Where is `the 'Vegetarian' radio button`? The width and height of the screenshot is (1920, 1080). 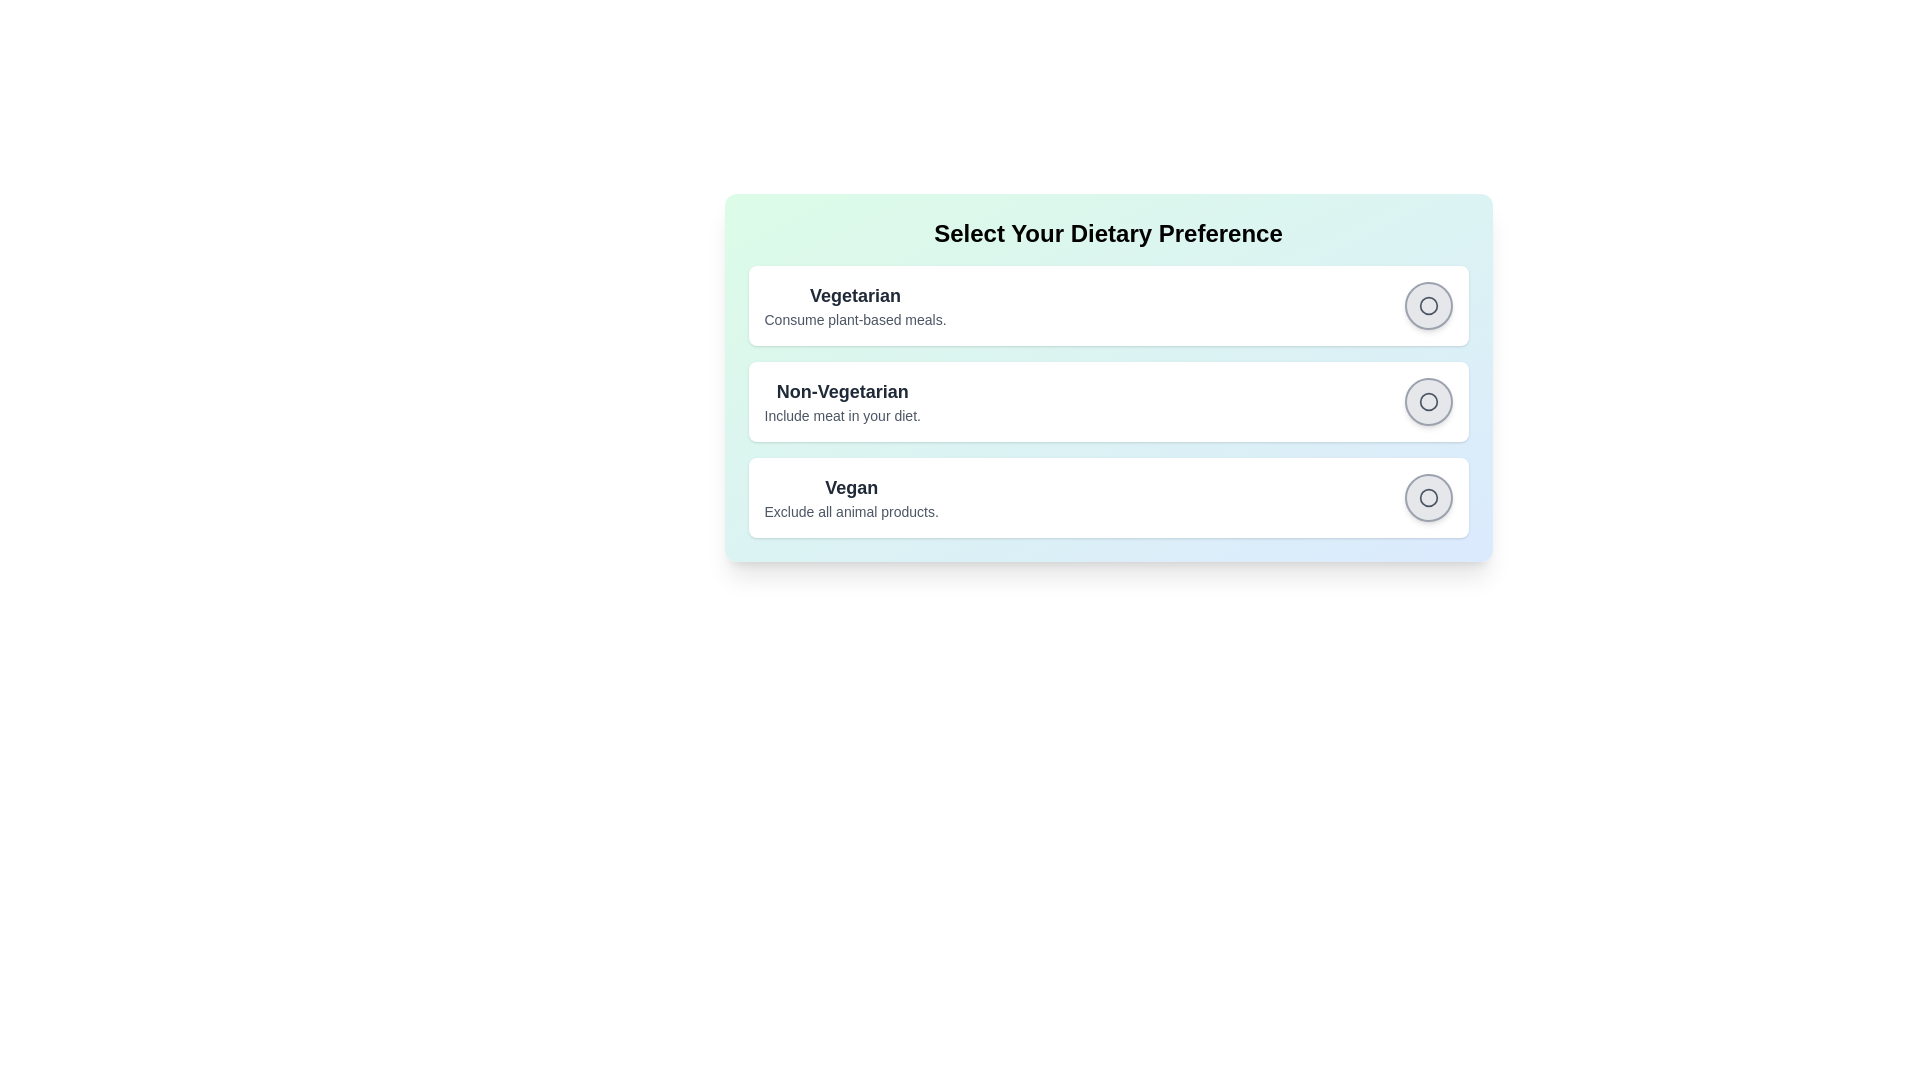 the 'Vegetarian' radio button is located at coordinates (1427, 305).